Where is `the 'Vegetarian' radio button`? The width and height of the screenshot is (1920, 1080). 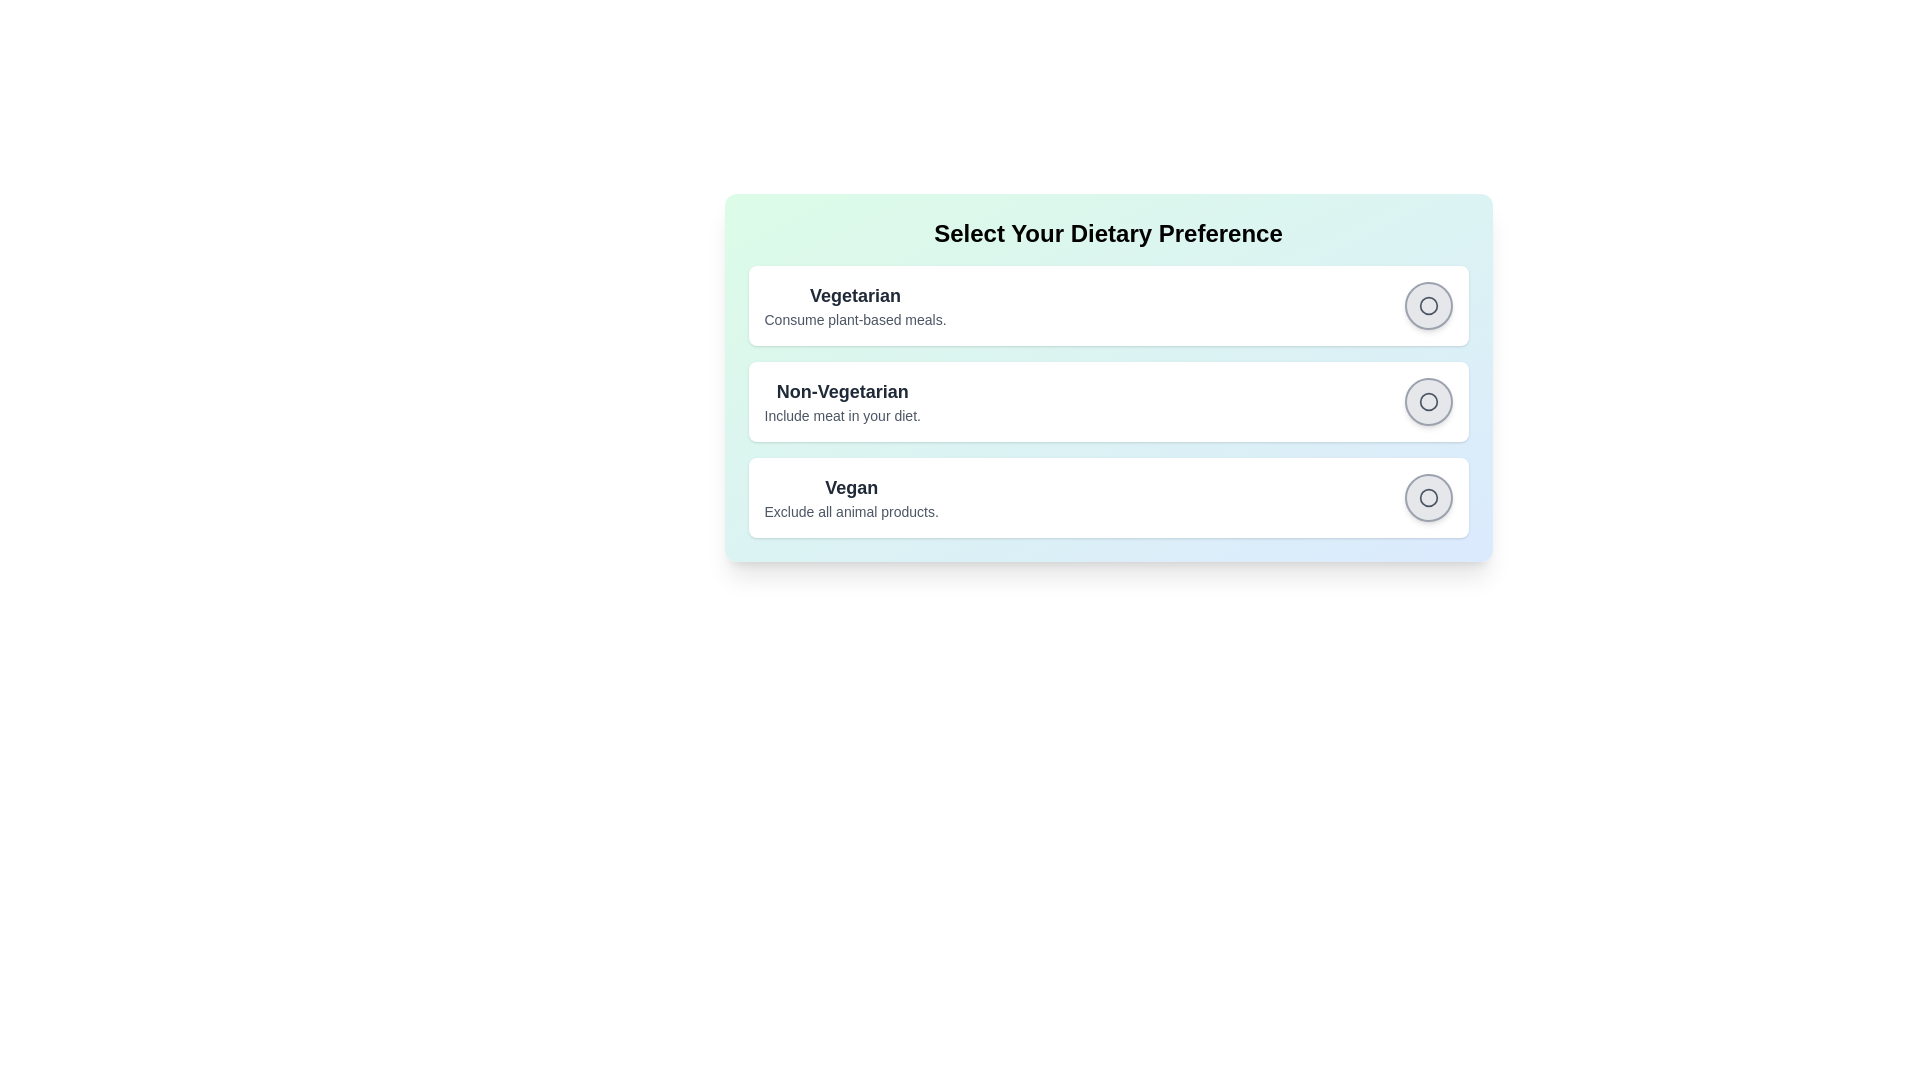 the 'Vegetarian' radio button is located at coordinates (1427, 305).